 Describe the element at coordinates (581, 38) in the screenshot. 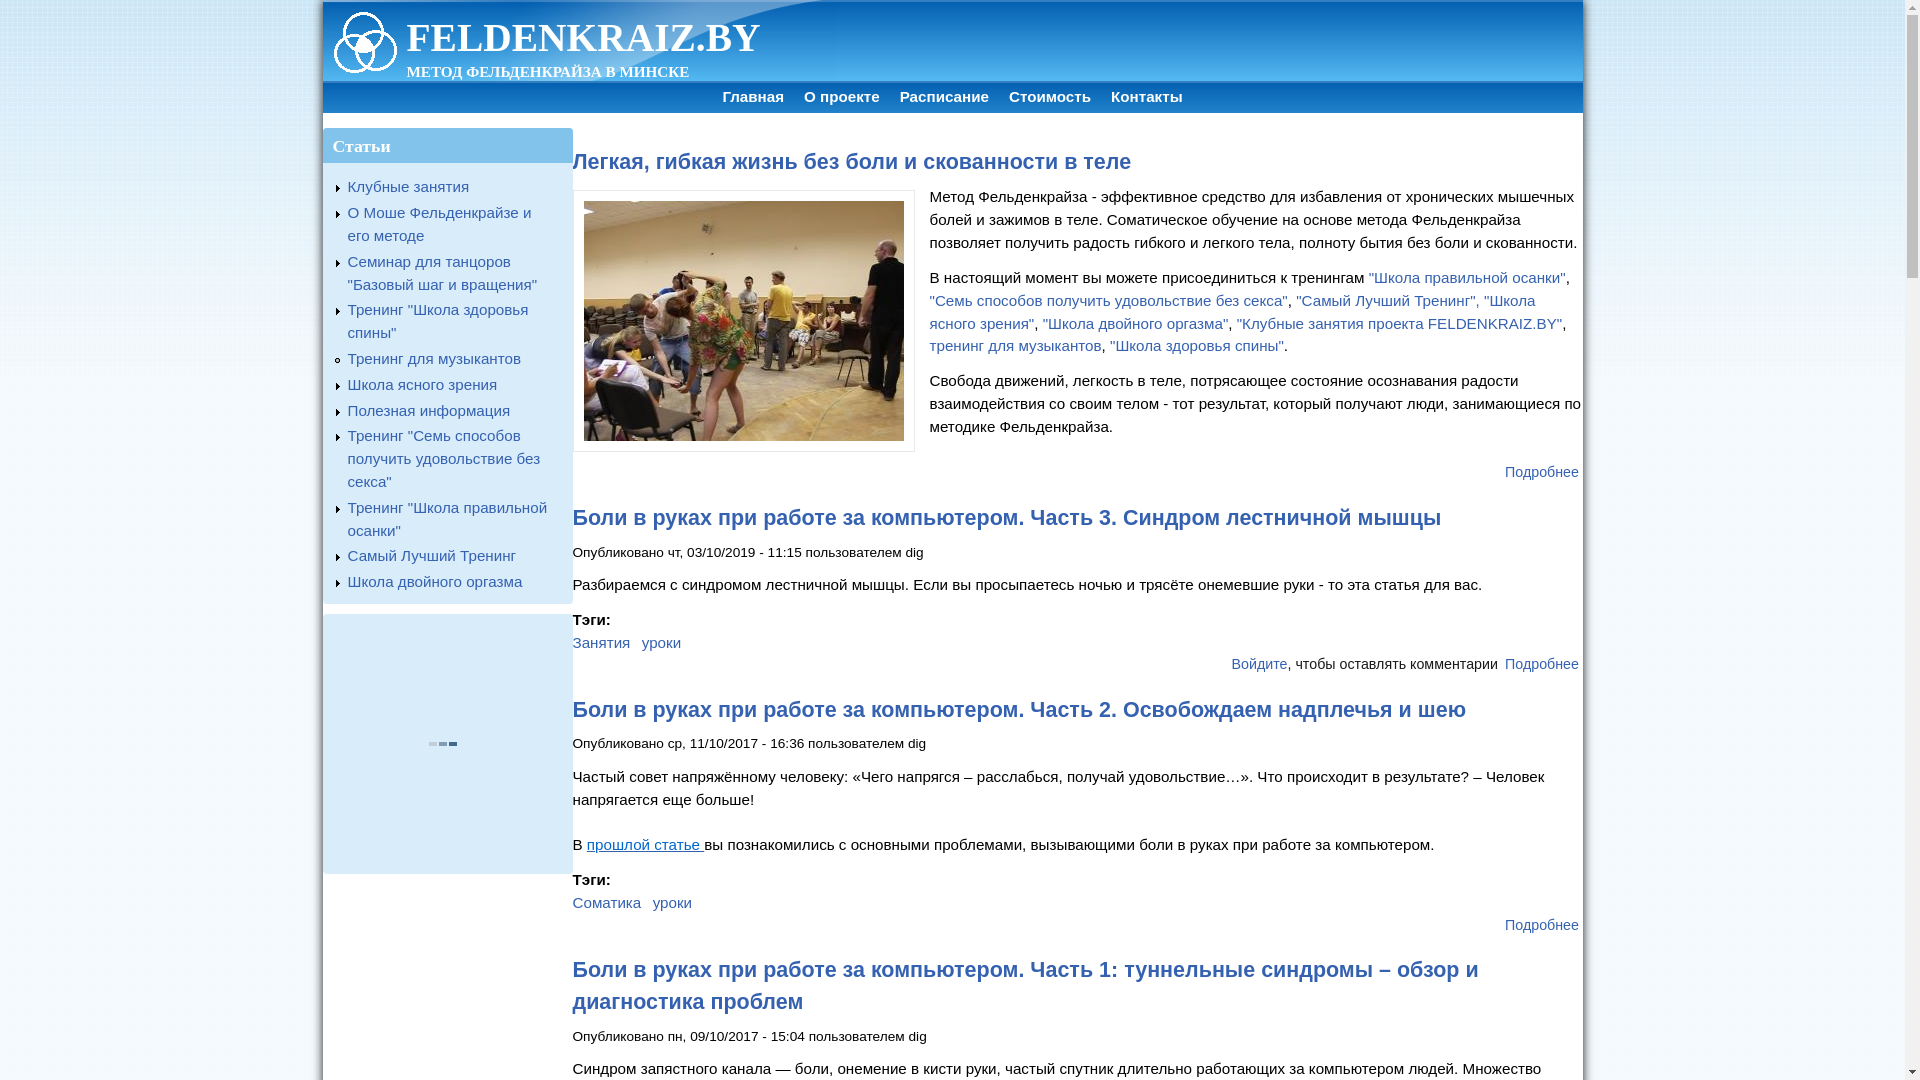

I see `'FELDENKRAIZ.BY'` at that location.